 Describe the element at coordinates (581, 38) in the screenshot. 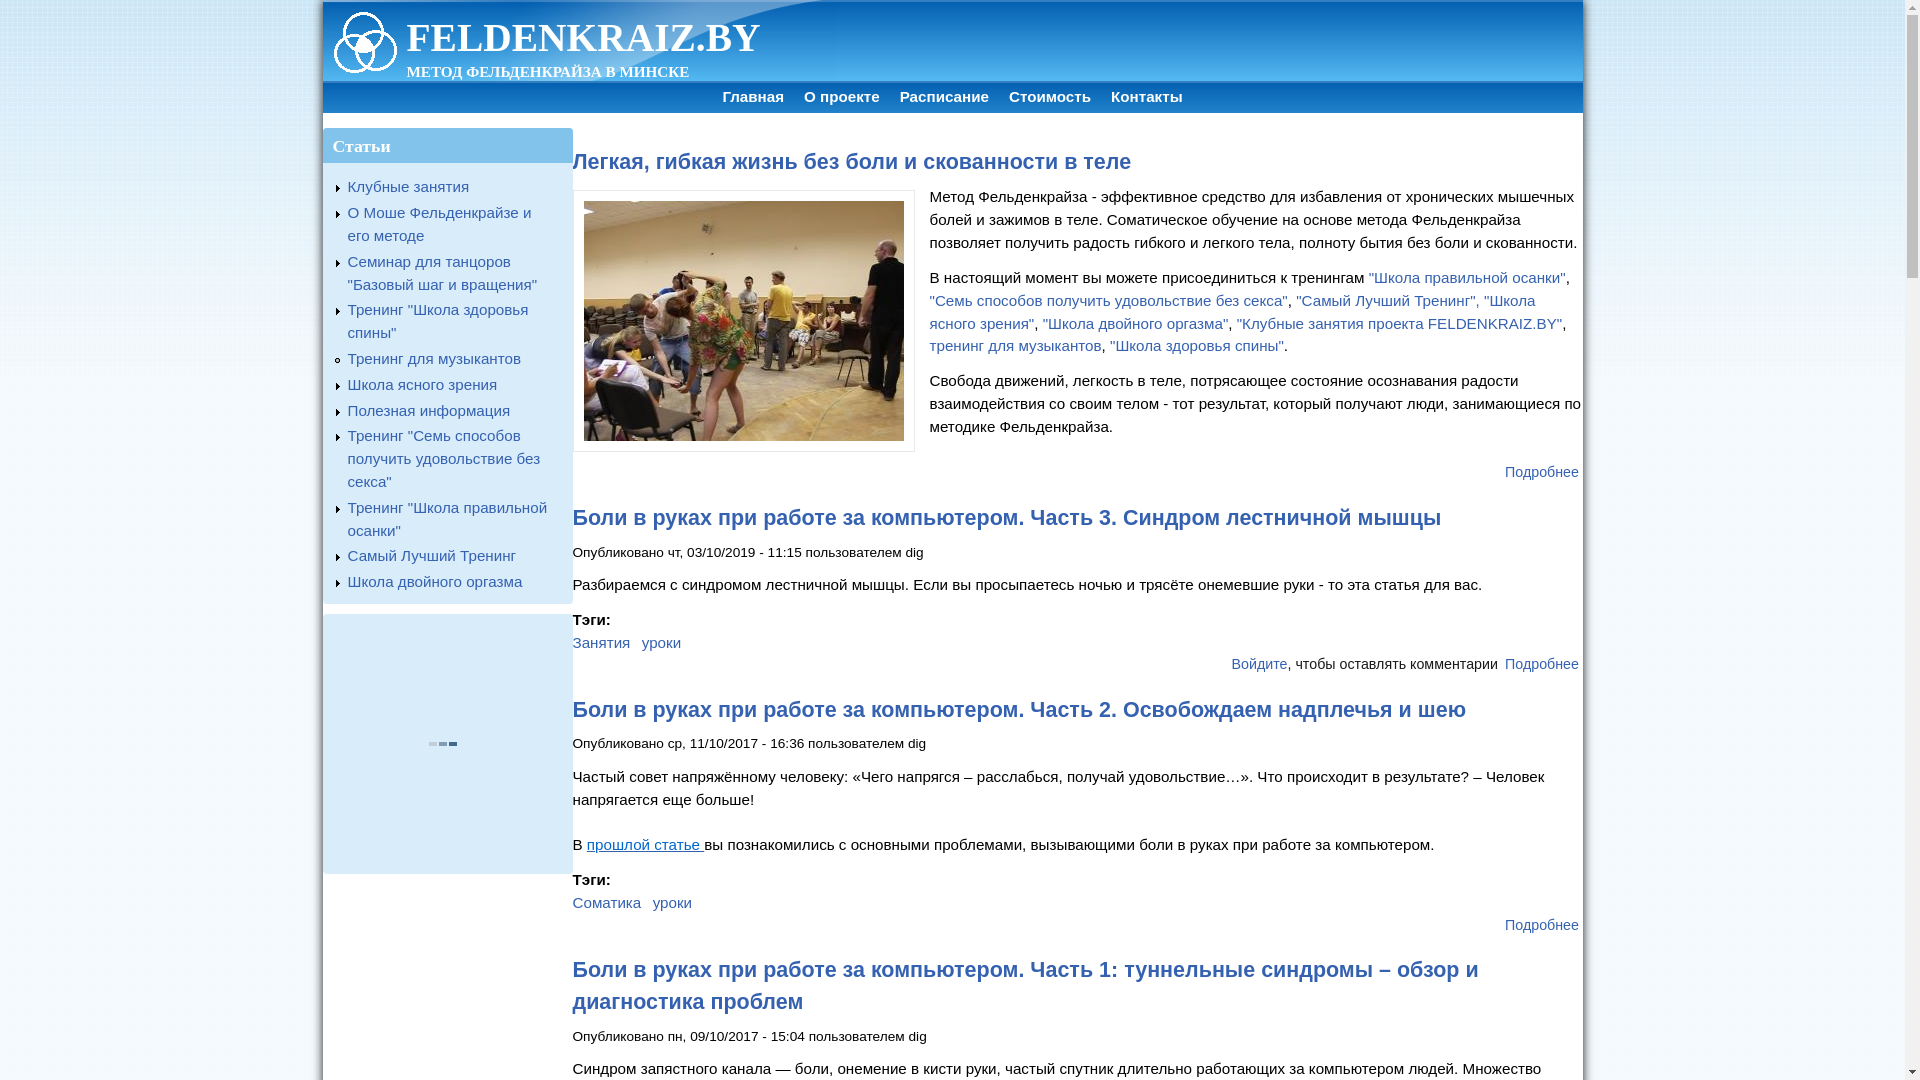

I see `'FELDENKRAIZ.BY'` at that location.